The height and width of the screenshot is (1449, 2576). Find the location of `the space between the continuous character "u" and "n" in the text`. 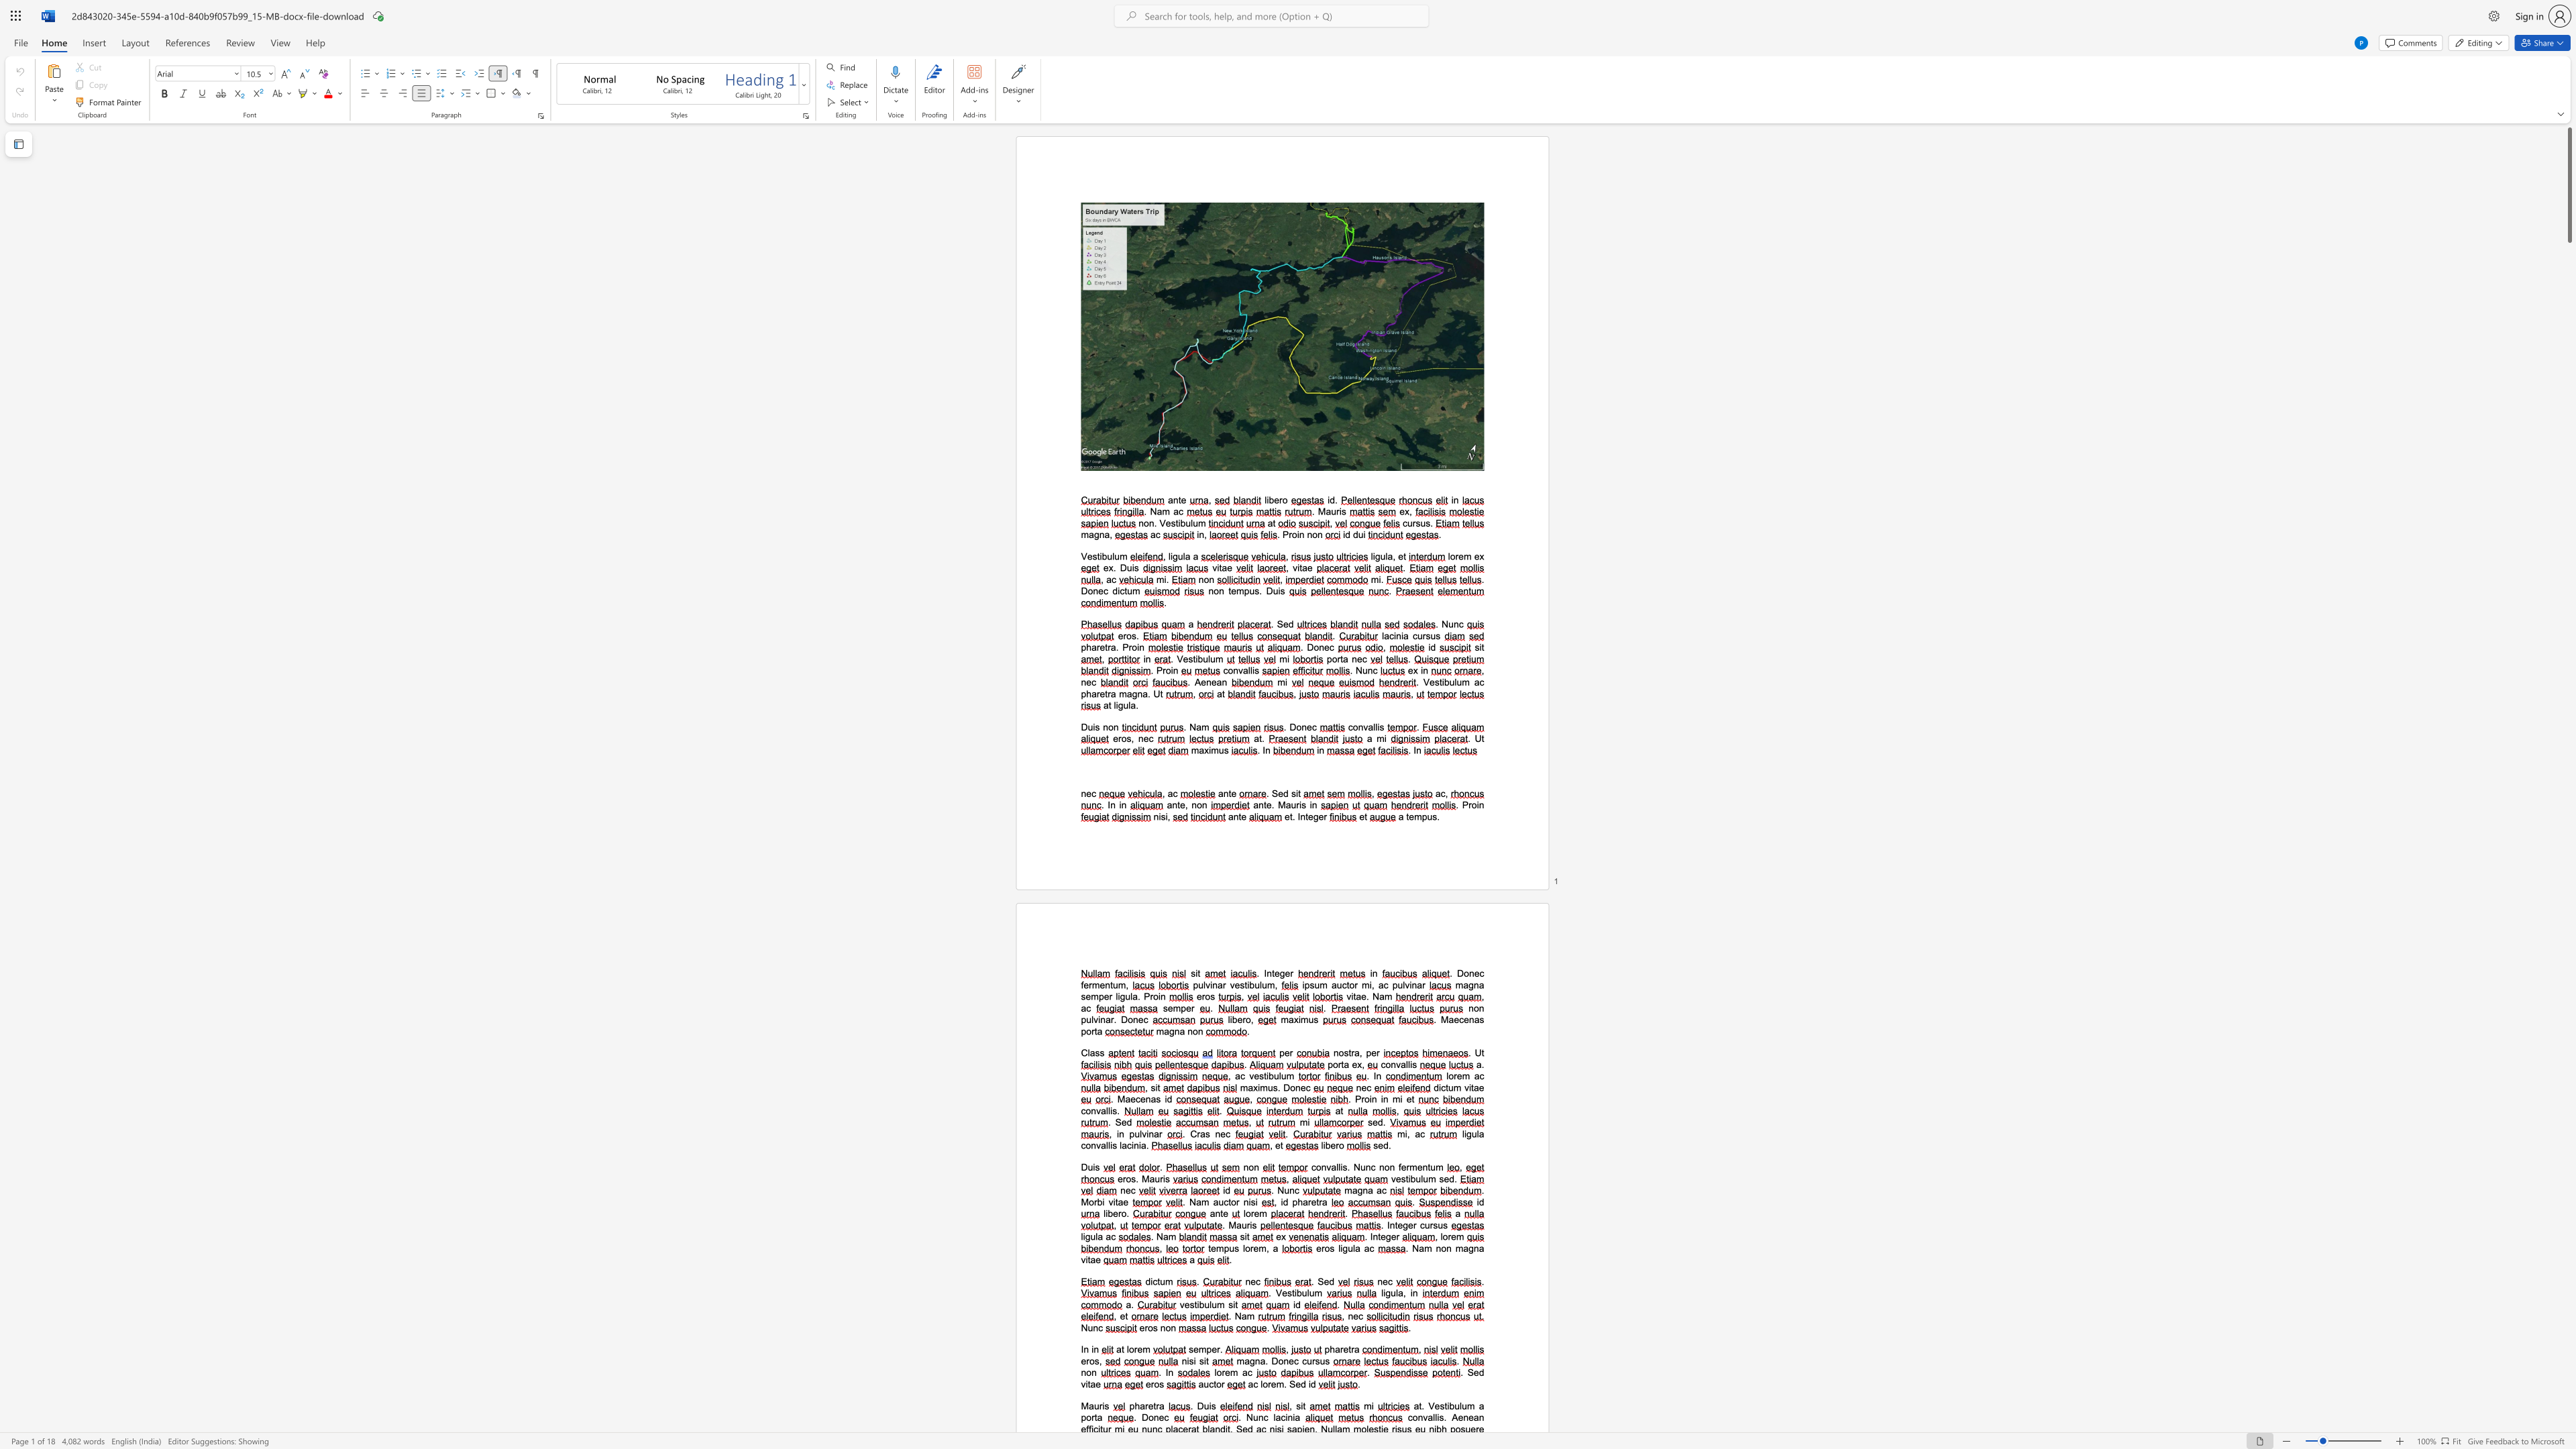

the space between the continuous character "u" and "n" in the text is located at coordinates (1257, 1416).